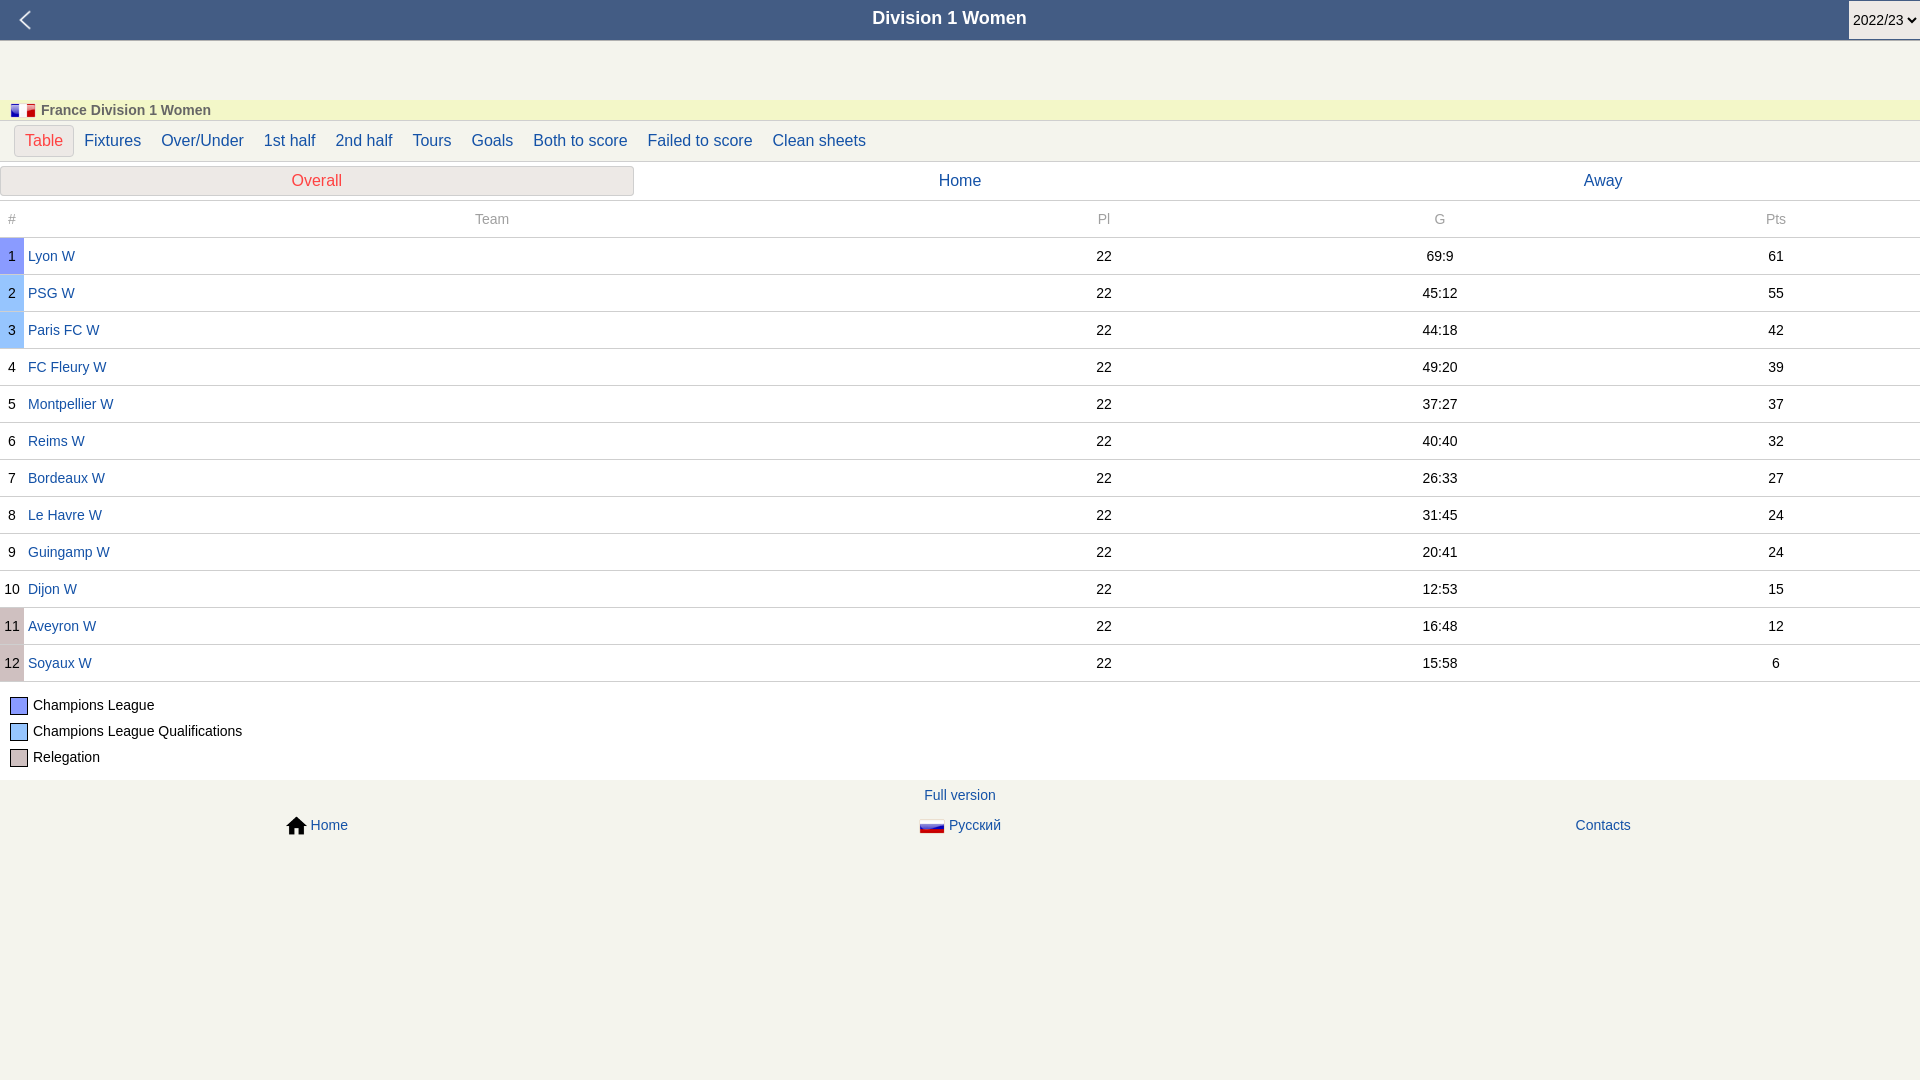 The width and height of the screenshot is (1920, 1080). What do you see at coordinates (73, 140) in the screenshot?
I see `'Fixtures'` at bounding box center [73, 140].